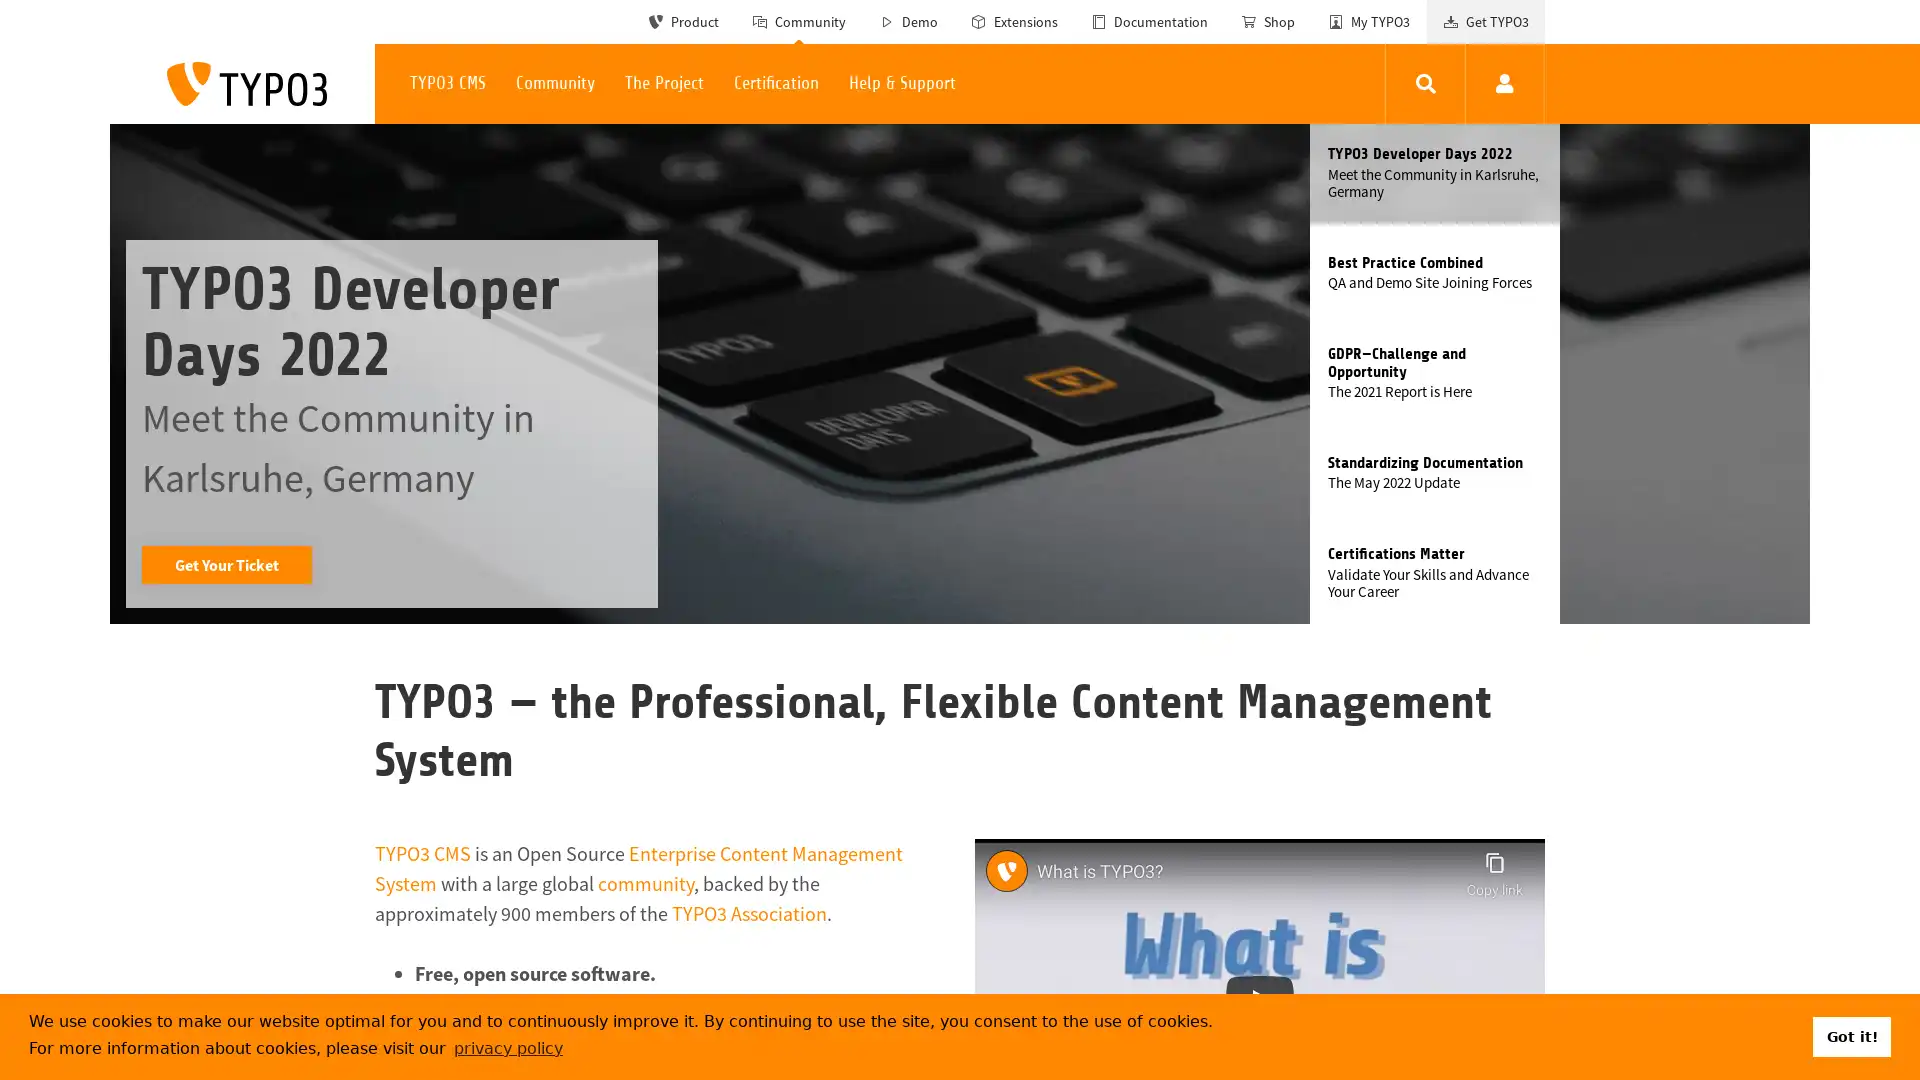 This screenshot has height=1080, width=1920. I want to click on learn more about cookies, so click(508, 1047).